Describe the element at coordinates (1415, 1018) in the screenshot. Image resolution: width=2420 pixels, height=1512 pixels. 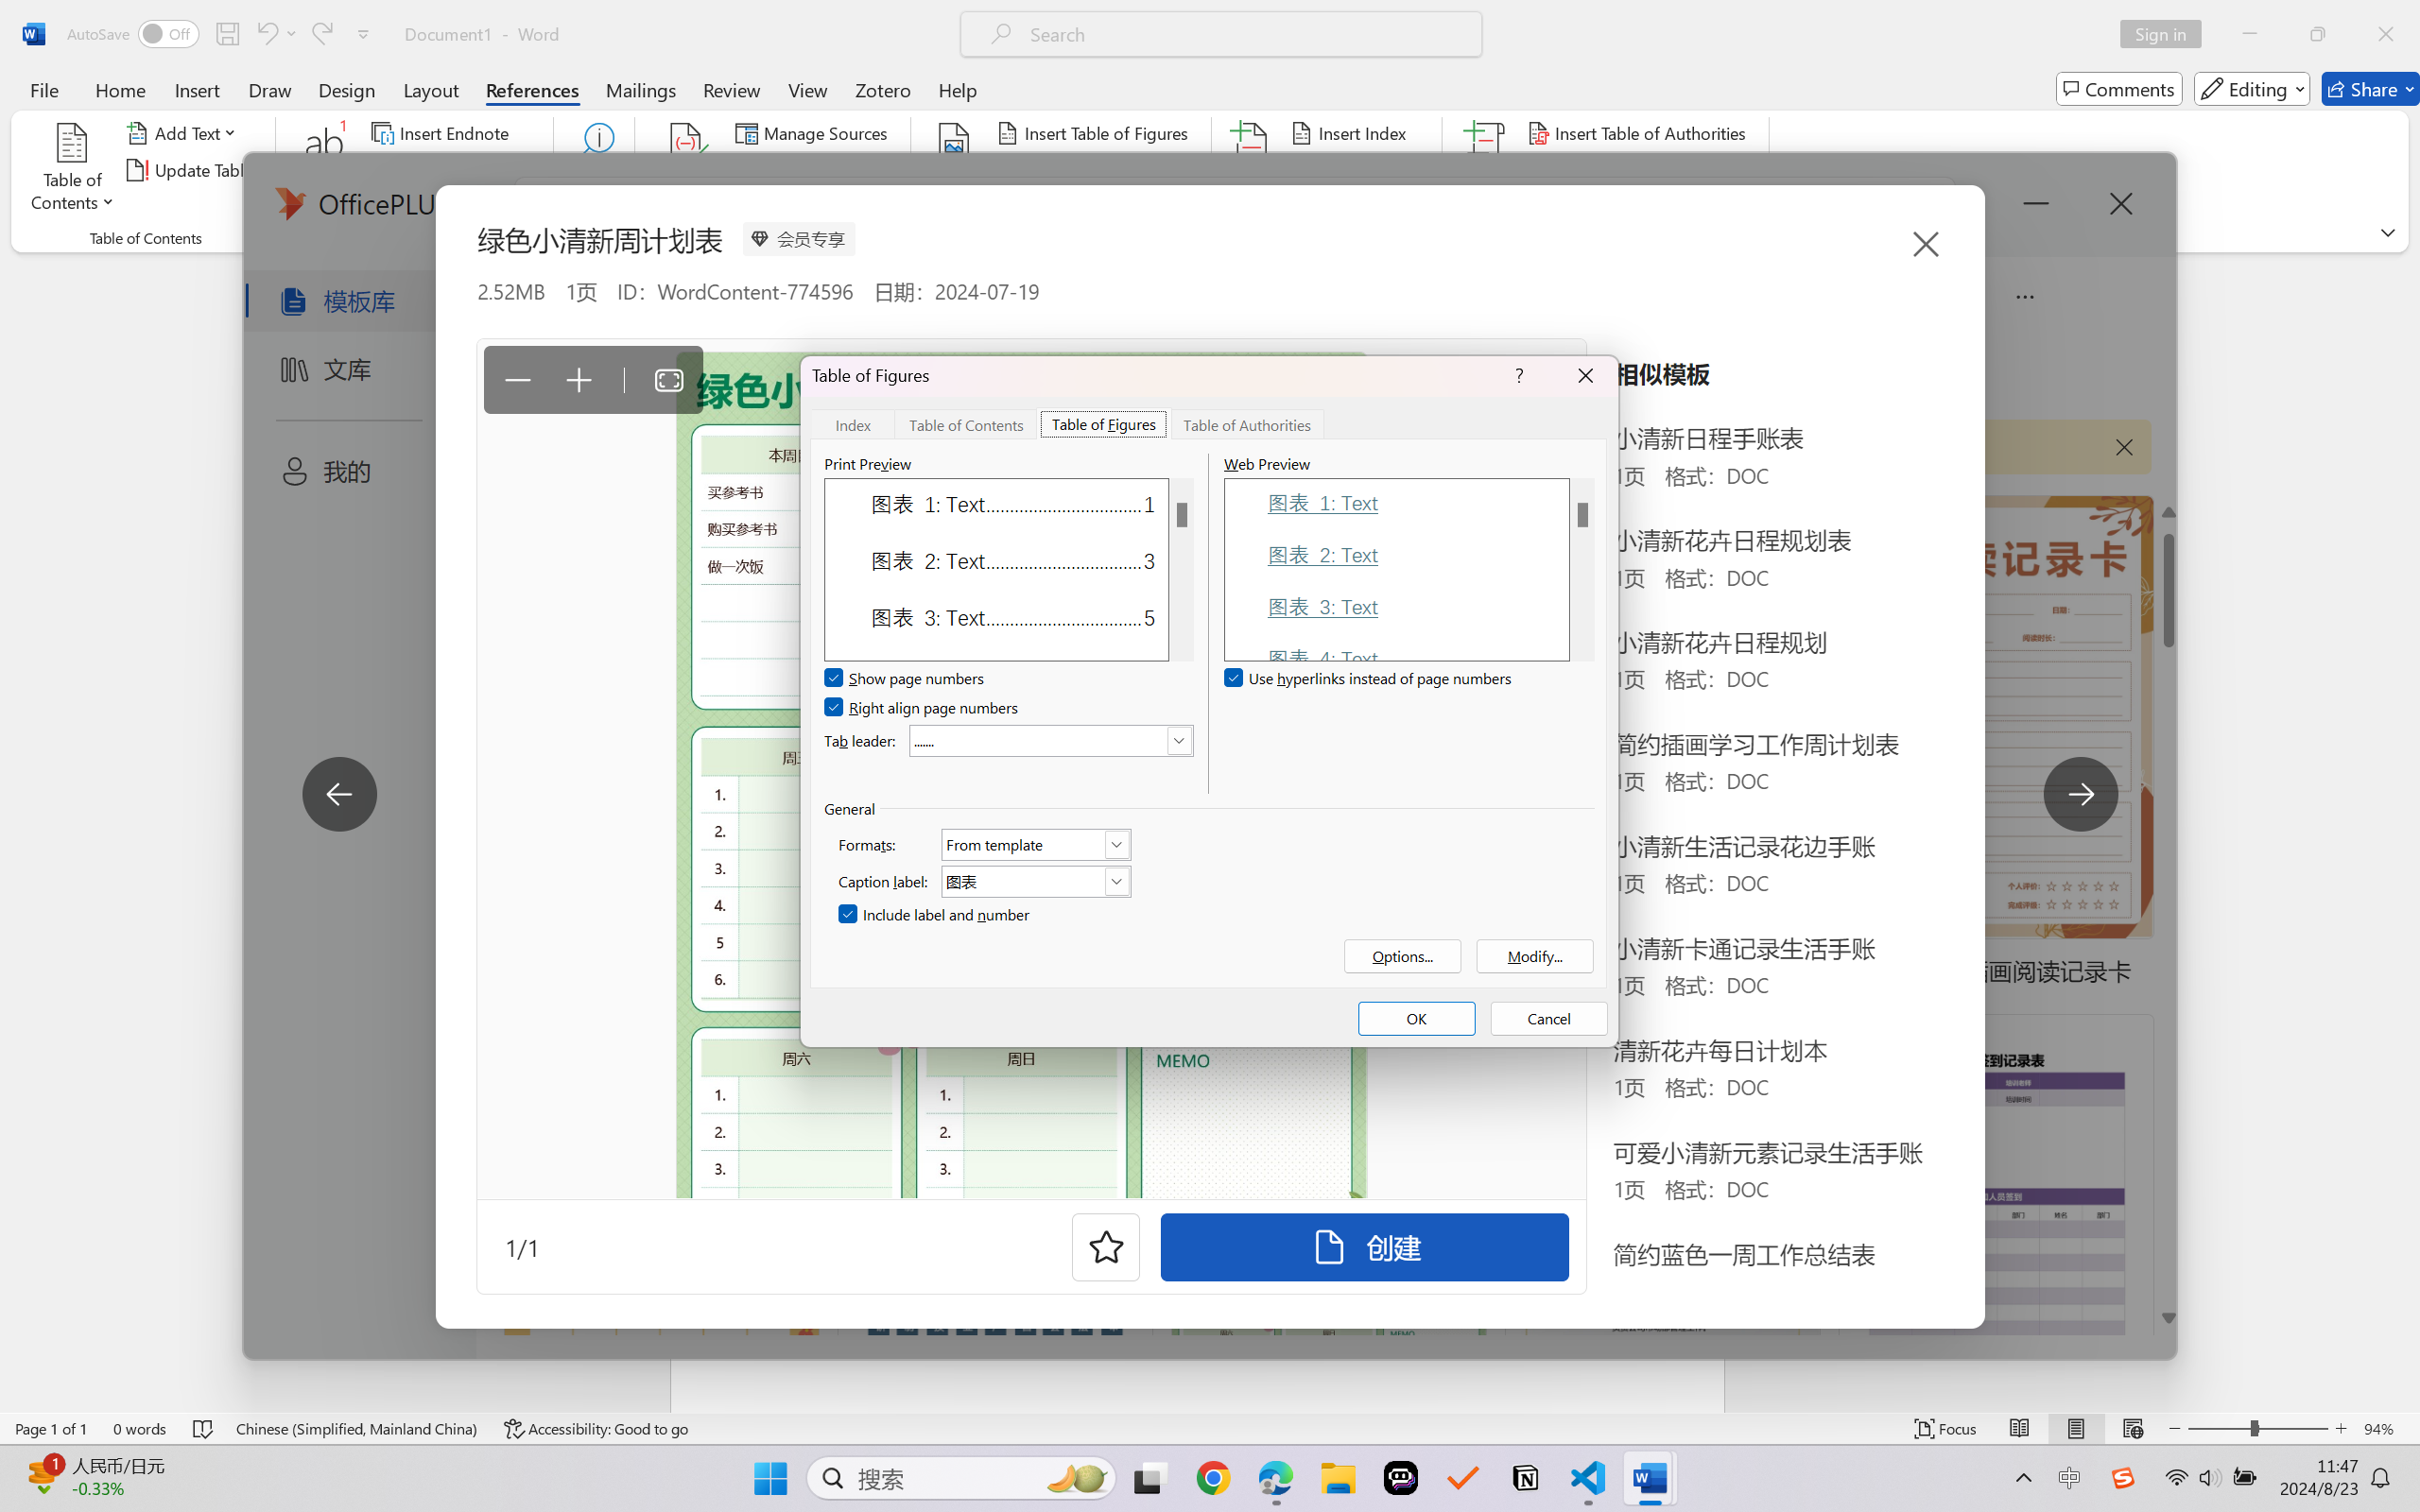
I see `'OK'` at that location.